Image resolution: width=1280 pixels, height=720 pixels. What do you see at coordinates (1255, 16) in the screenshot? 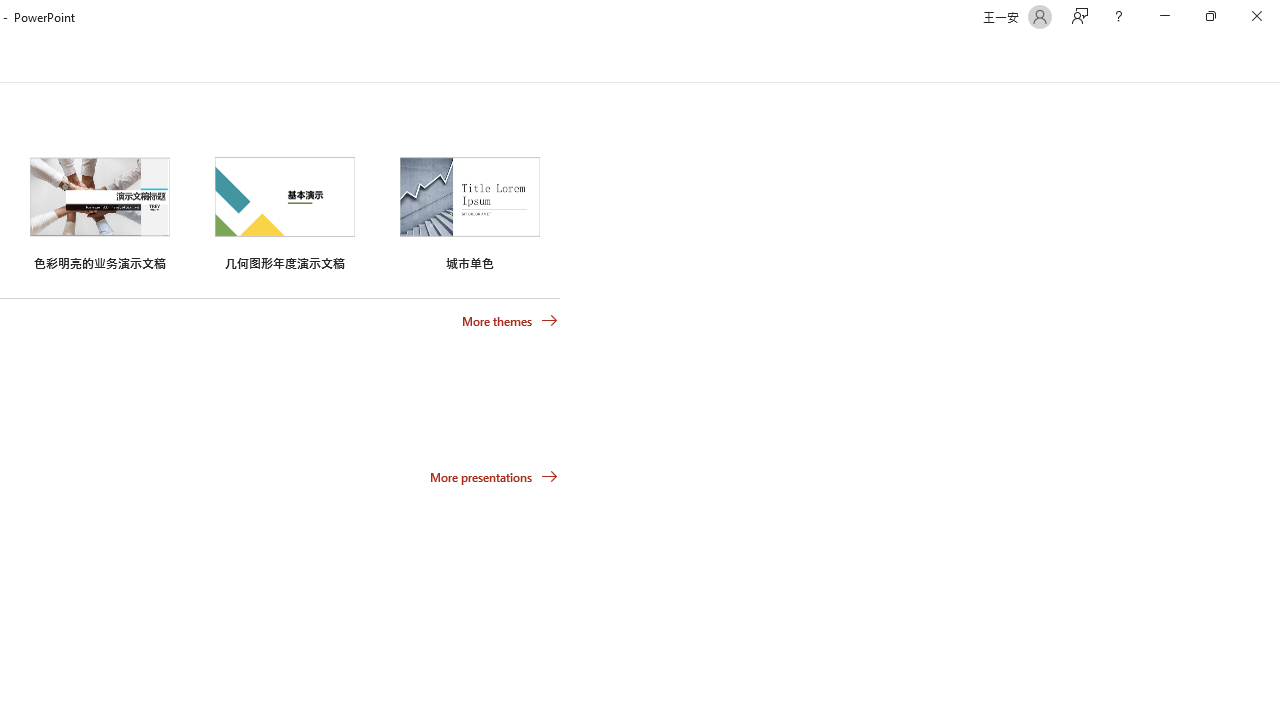
I see `'Close'` at bounding box center [1255, 16].